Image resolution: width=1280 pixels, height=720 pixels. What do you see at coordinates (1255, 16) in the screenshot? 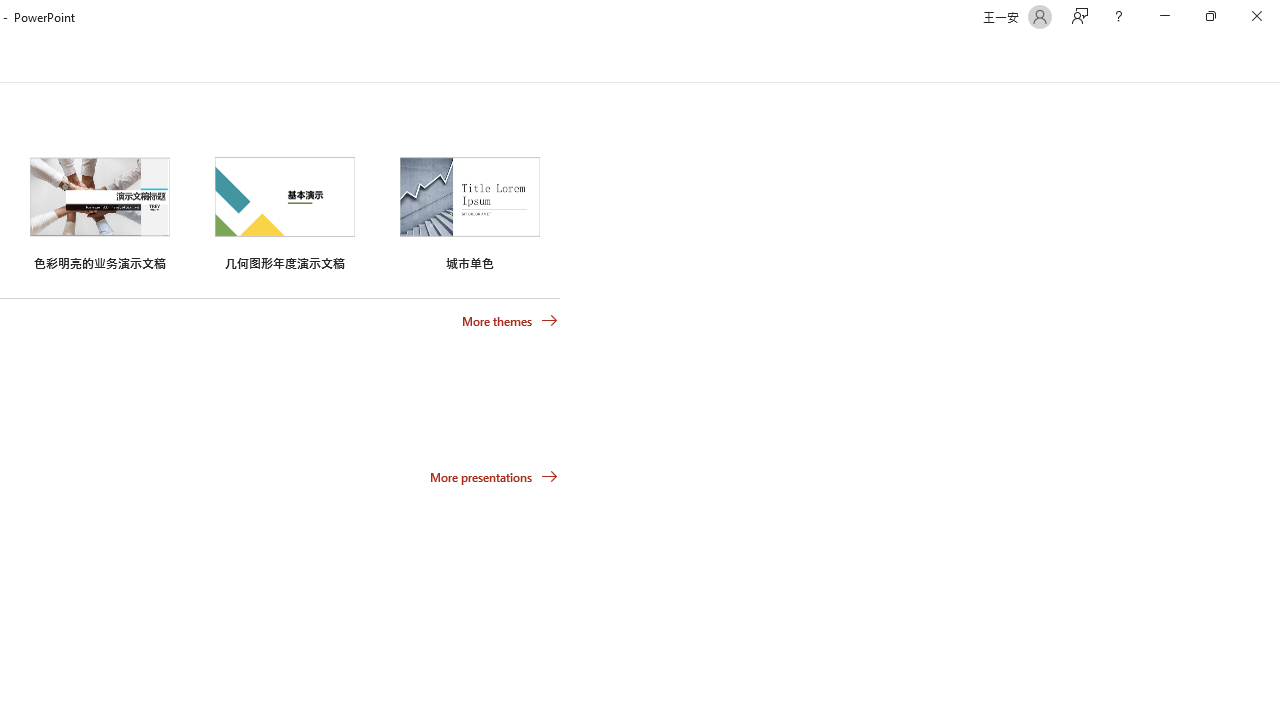
I see `'Close'` at bounding box center [1255, 16].